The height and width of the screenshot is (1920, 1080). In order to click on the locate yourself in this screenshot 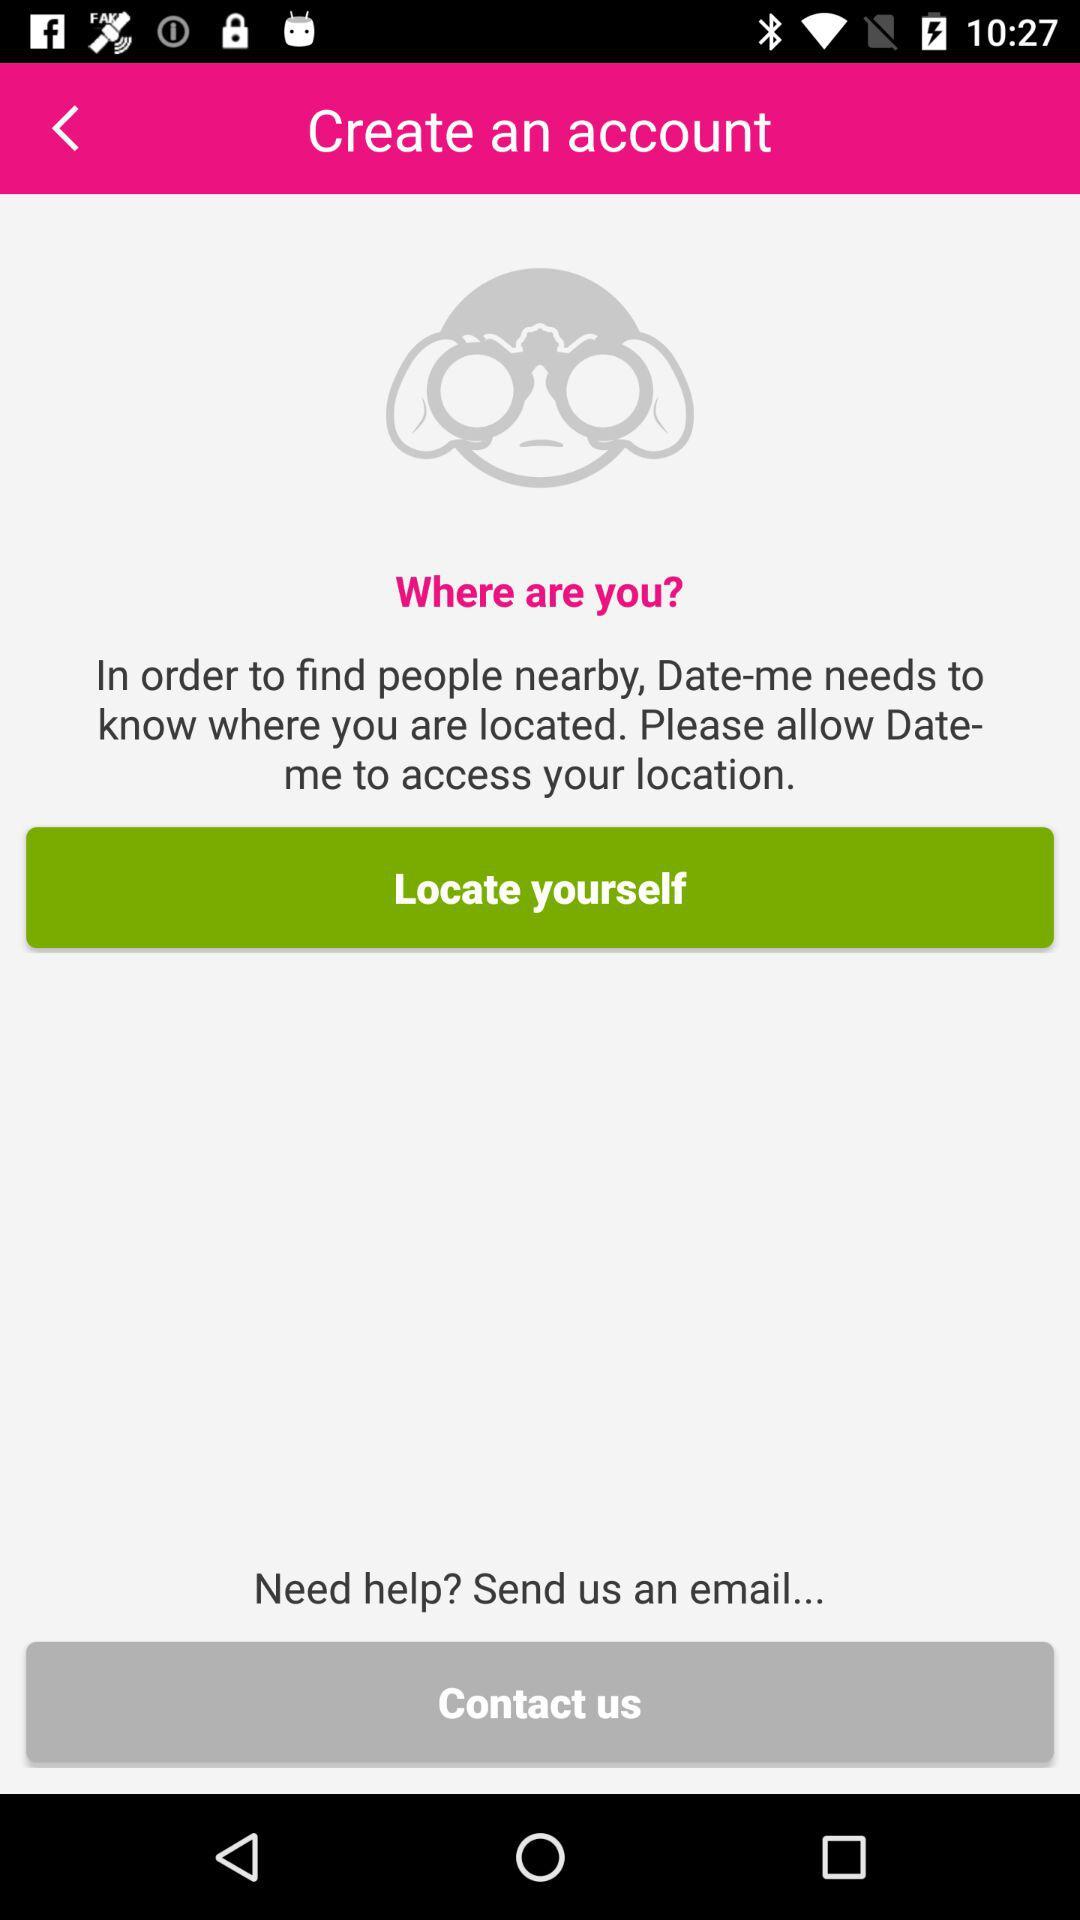, I will do `click(540, 886)`.